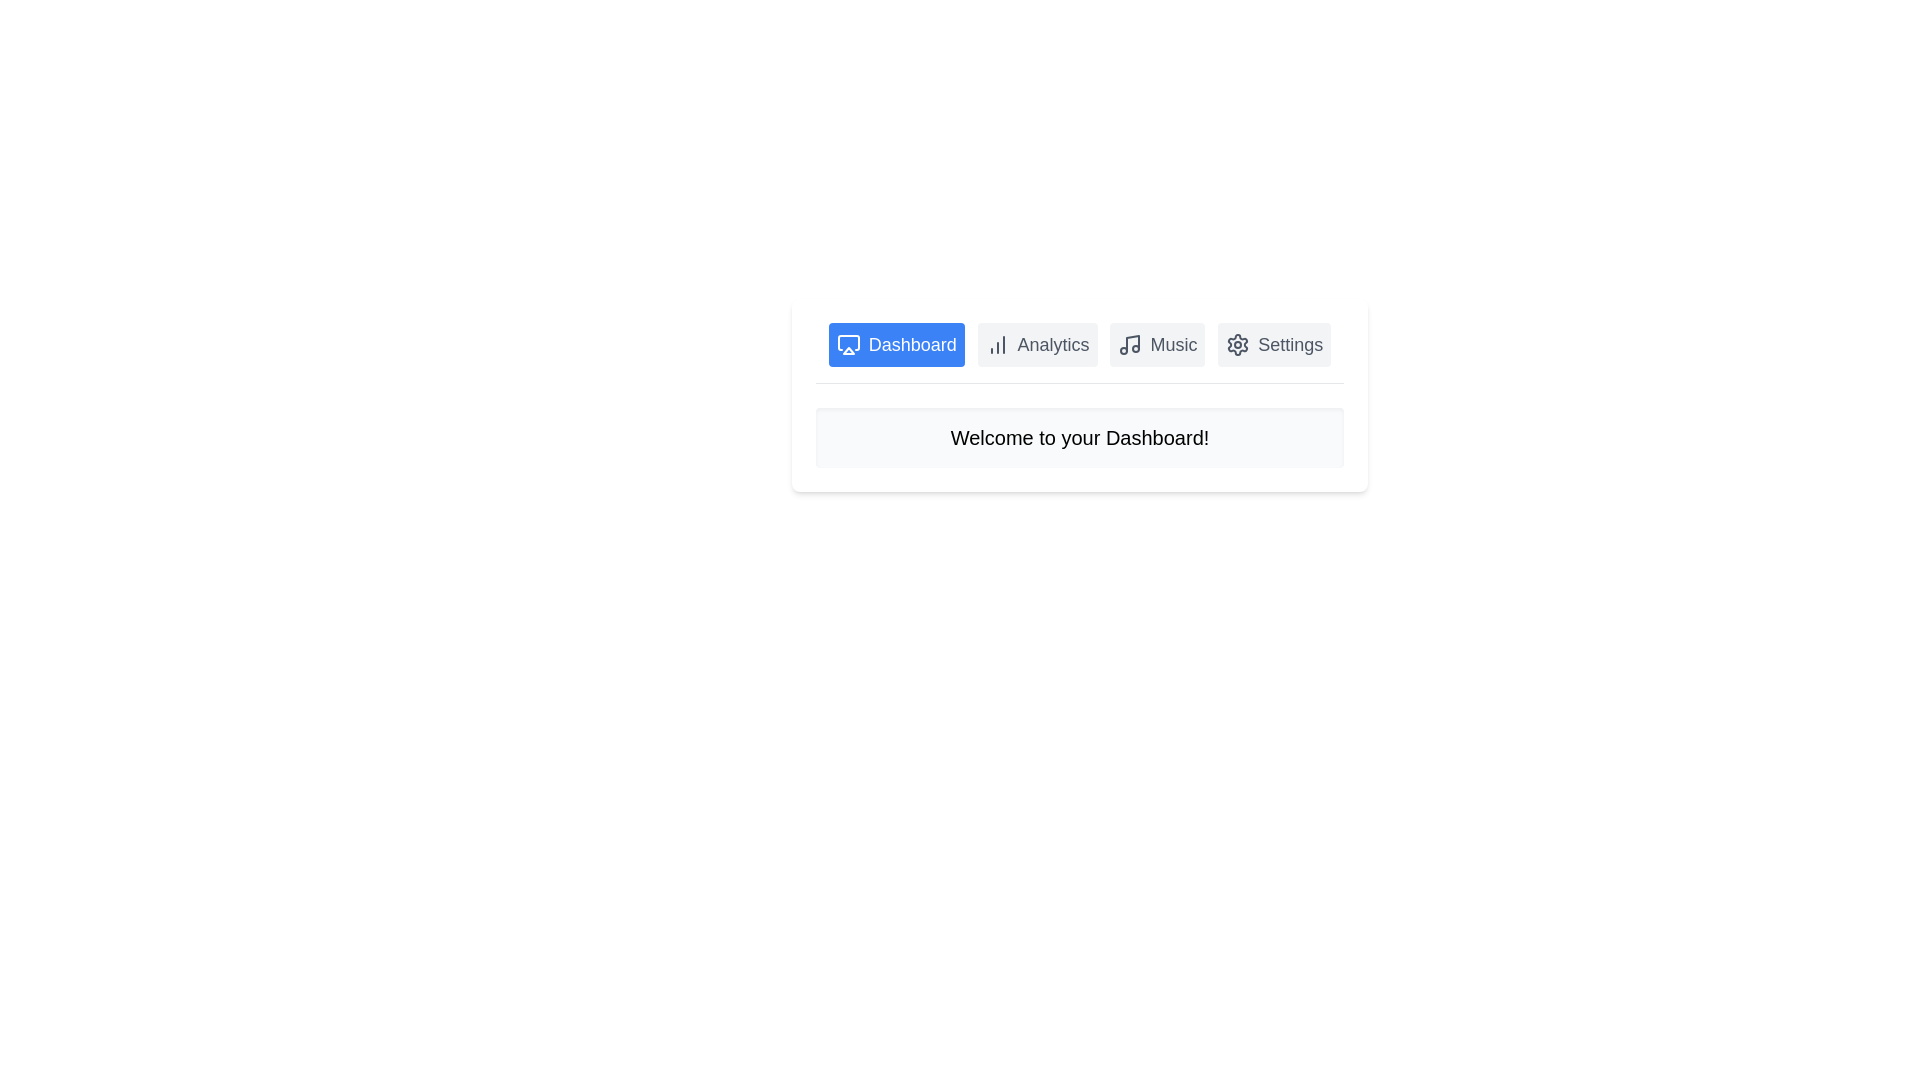 This screenshot has width=1920, height=1080. What do you see at coordinates (1079, 437) in the screenshot?
I see `the static welcoming message located directly beneath the navigation bar on the dashboard` at bounding box center [1079, 437].